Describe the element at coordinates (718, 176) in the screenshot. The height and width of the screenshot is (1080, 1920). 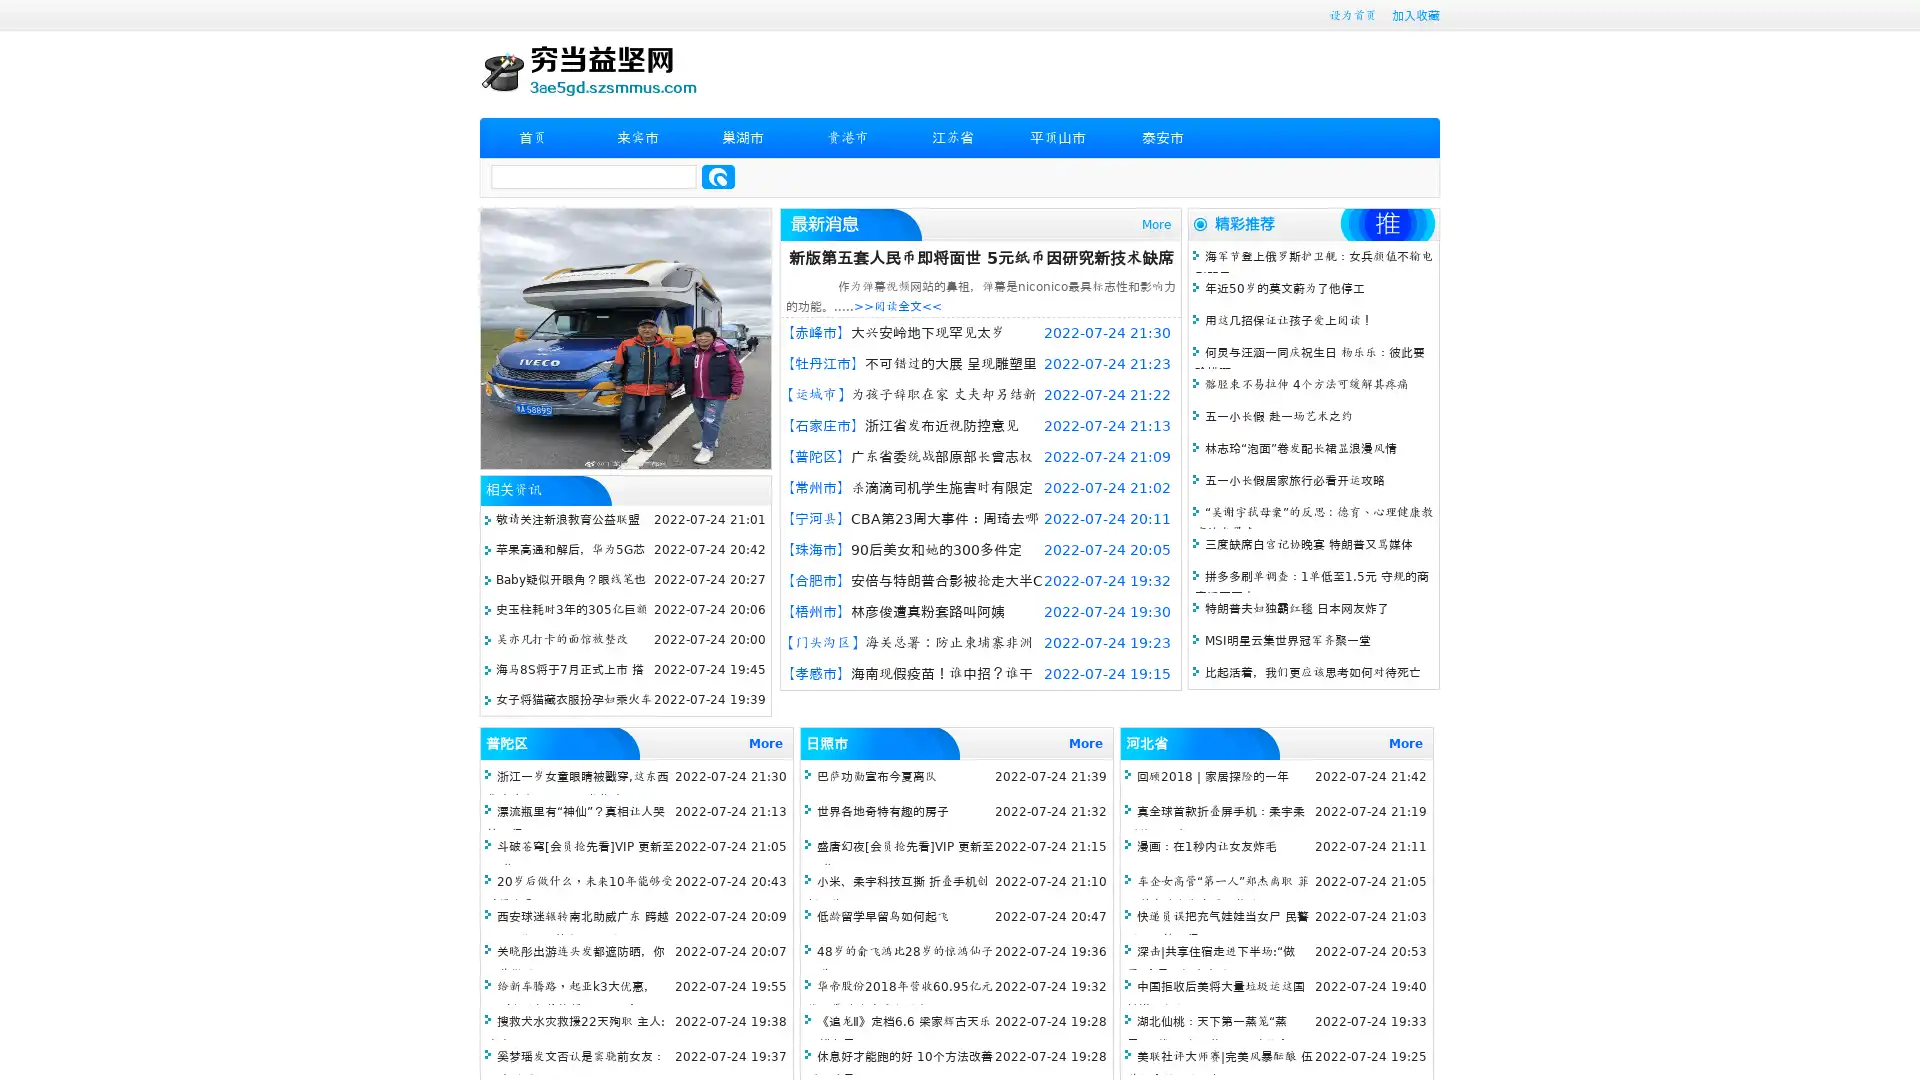
I see `Search` at that location.